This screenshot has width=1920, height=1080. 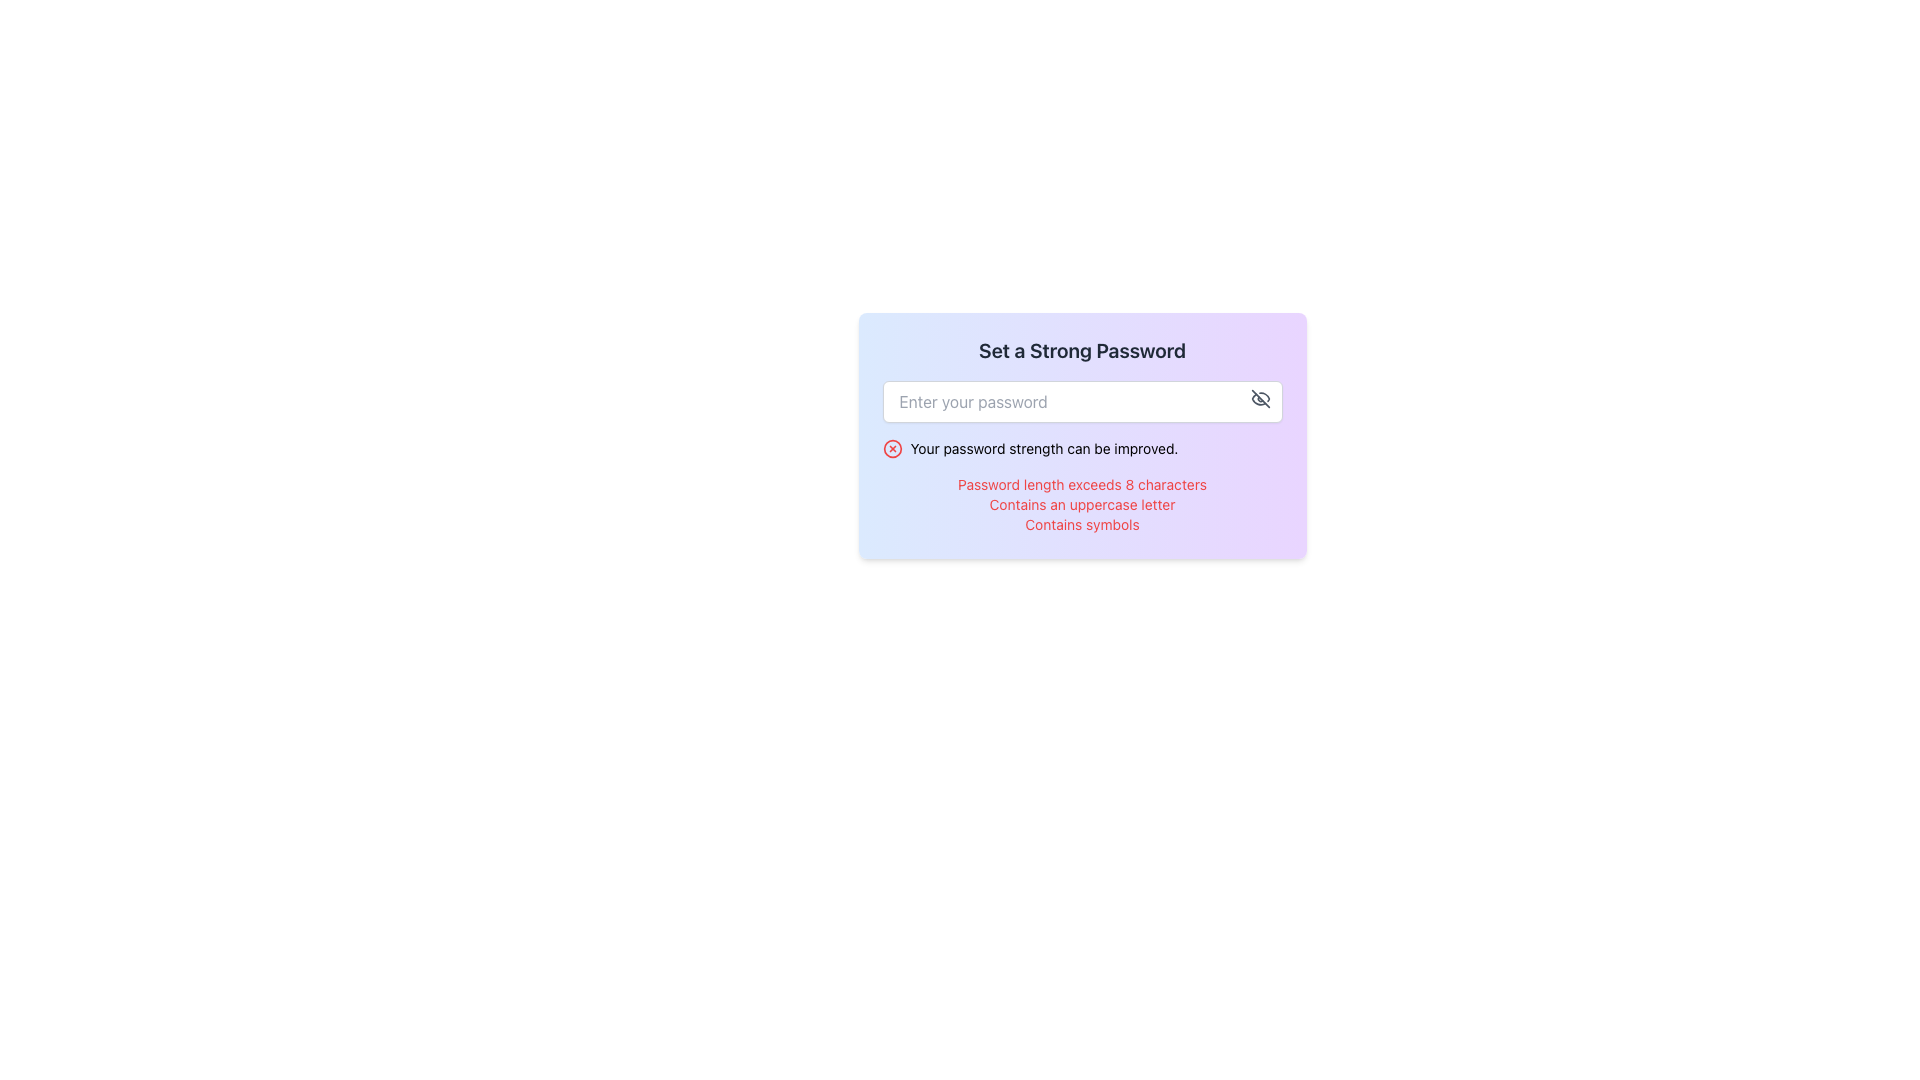 I want to click on text items that indicate the password criteria requirements, located below the message 'Your password strength can be improved', so click(x=1081, y=504).